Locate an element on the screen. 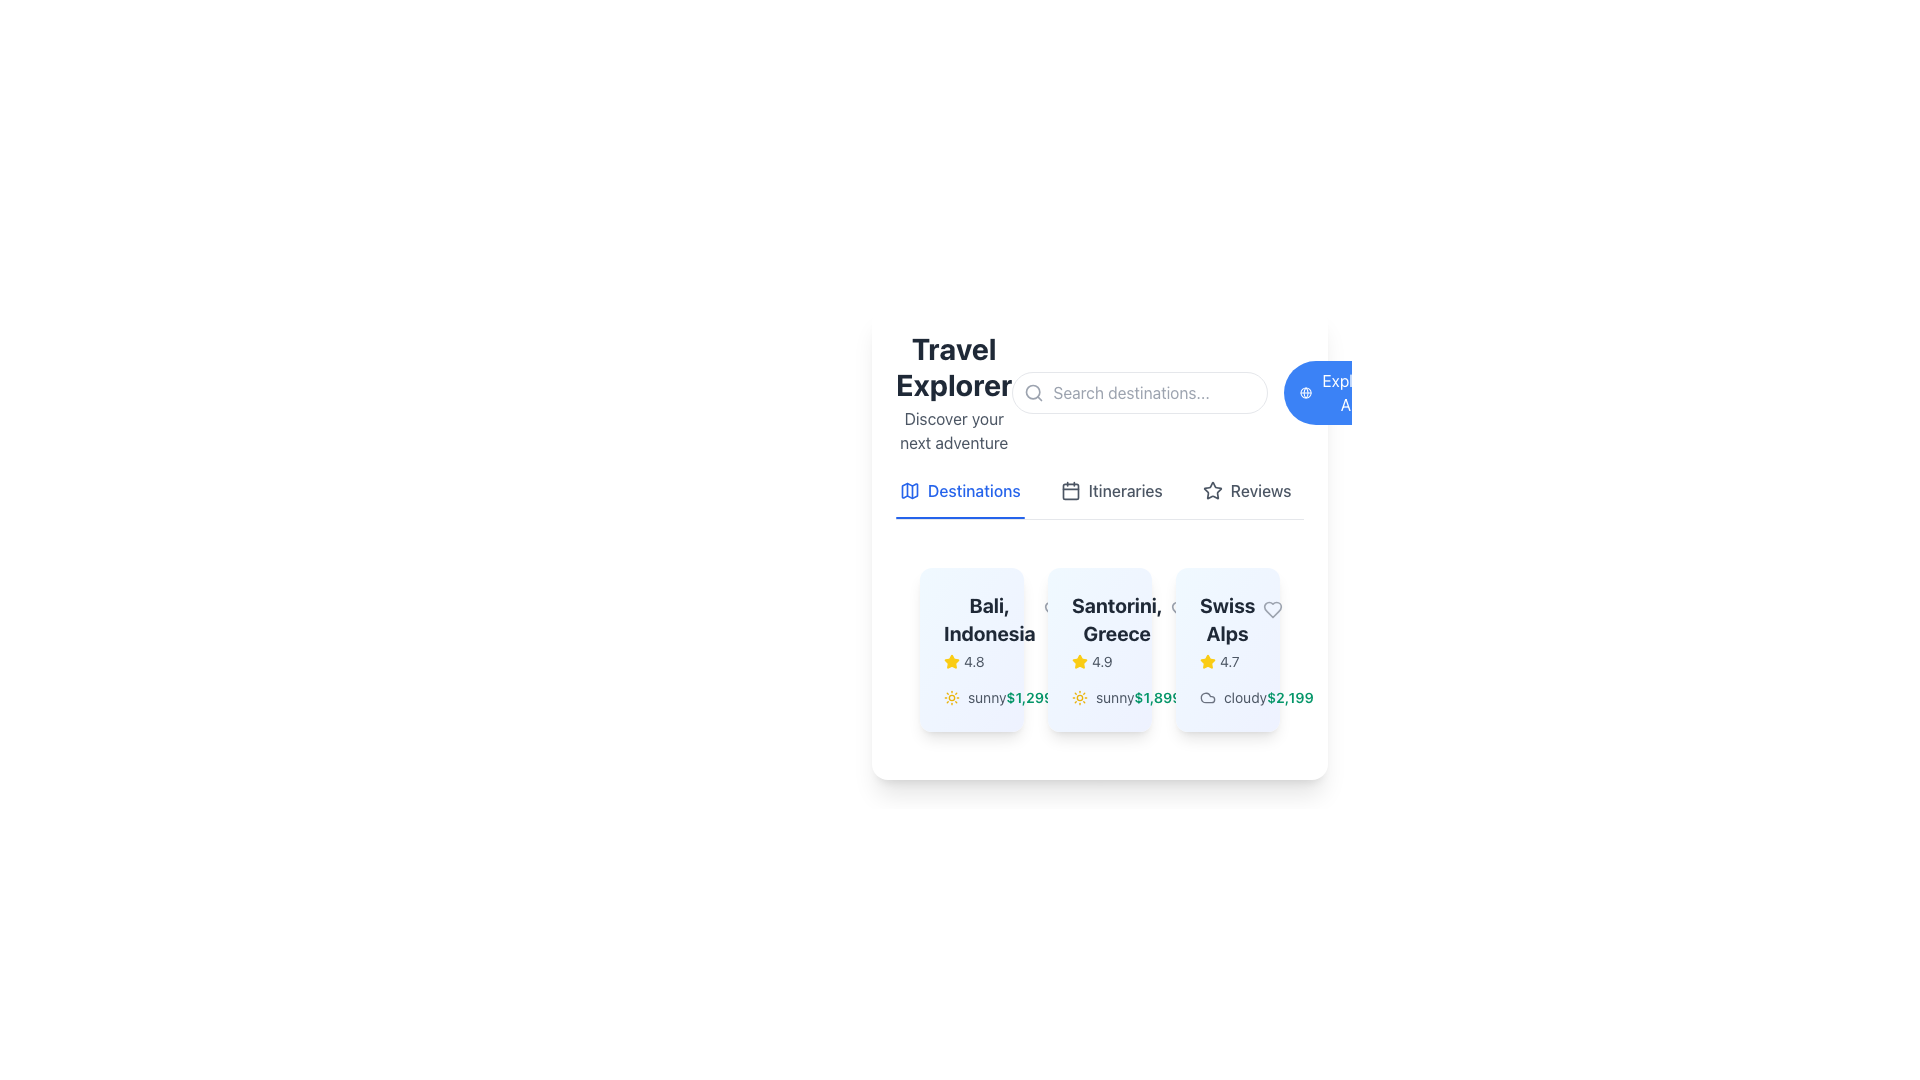 This screenshot has width=1920, height=1080. the filled yellow star icon representing a rating in the review system for 'Bali, Indonesia' is located at coordinates (950, 662).